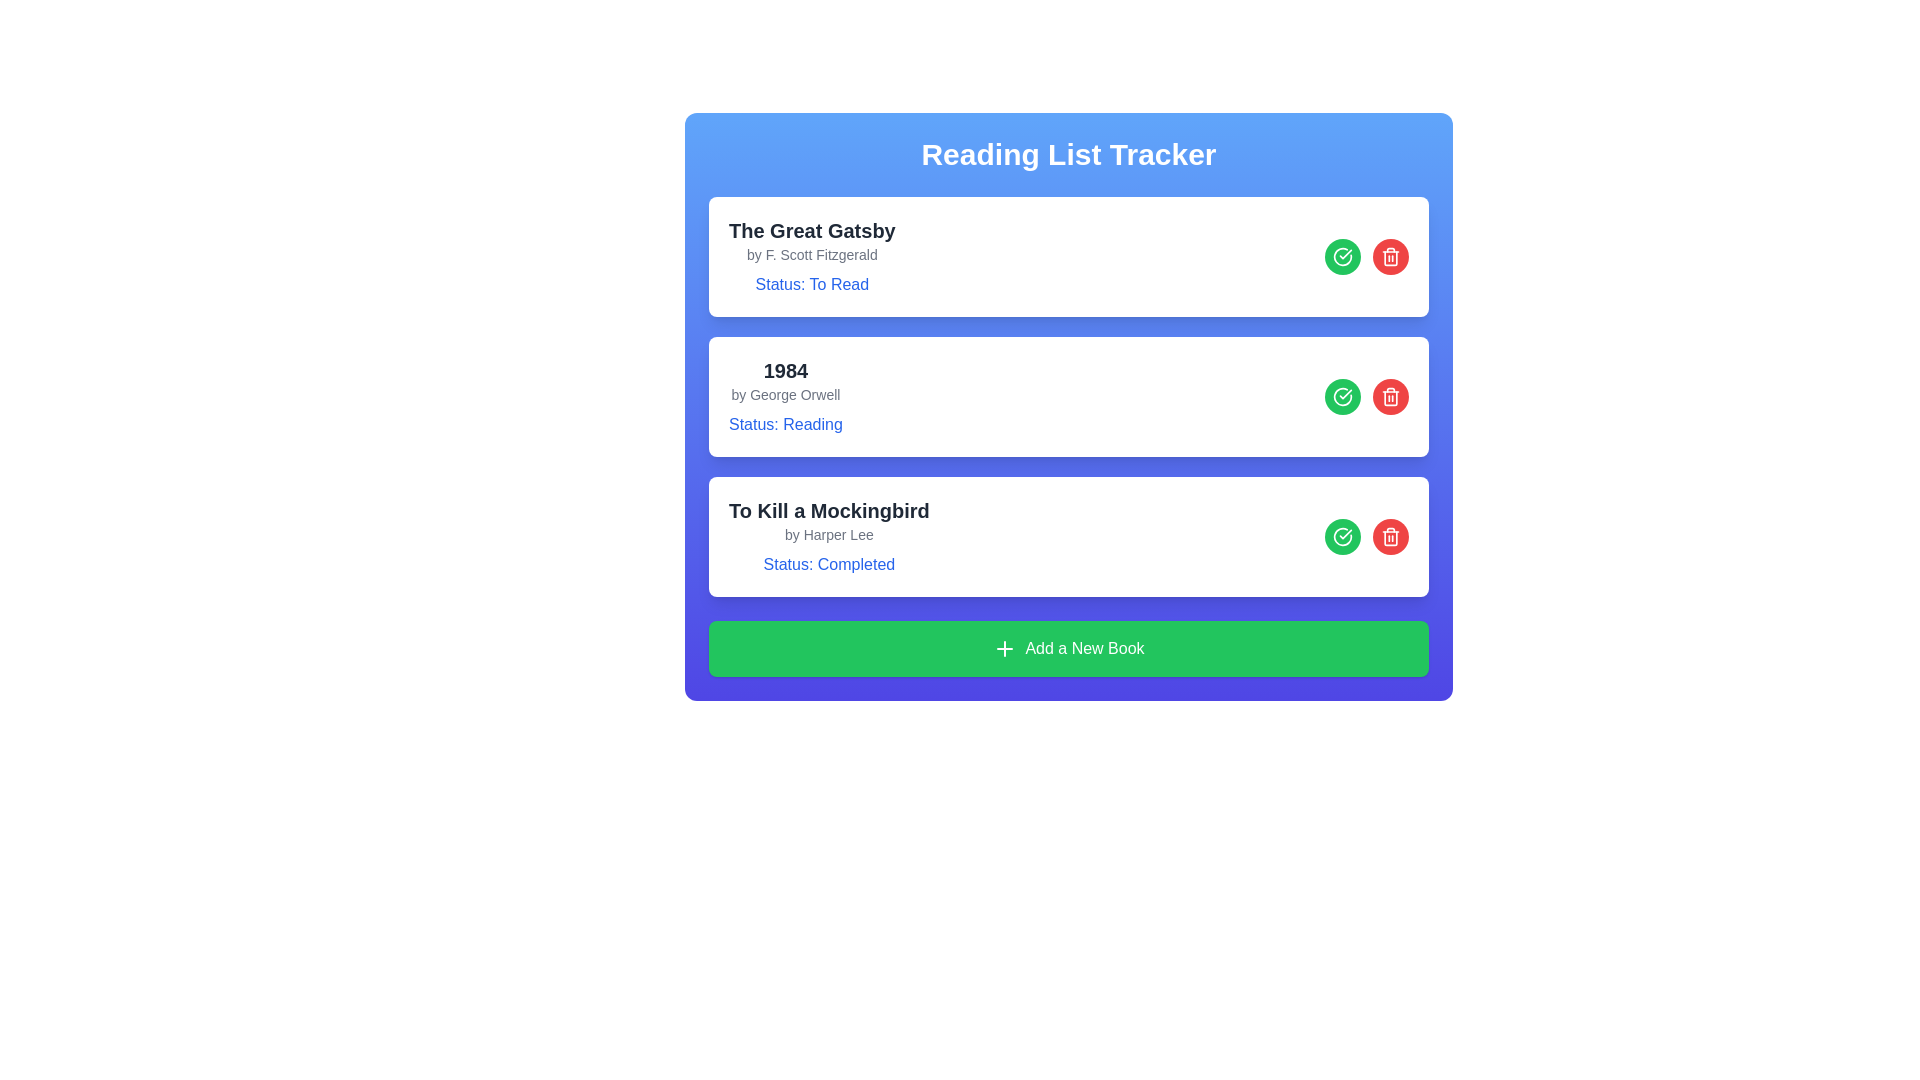 The height and width of the screenshot is (1080, 1920). What do you see at coordinates (1343, 397) in the screenshot?
I see `the circular green confirmation button with a white checkmark icon located in the 'Reading List Tracker' interface, adjacent to '1984 by George Orwell'` at bounding box center [1343, 397].